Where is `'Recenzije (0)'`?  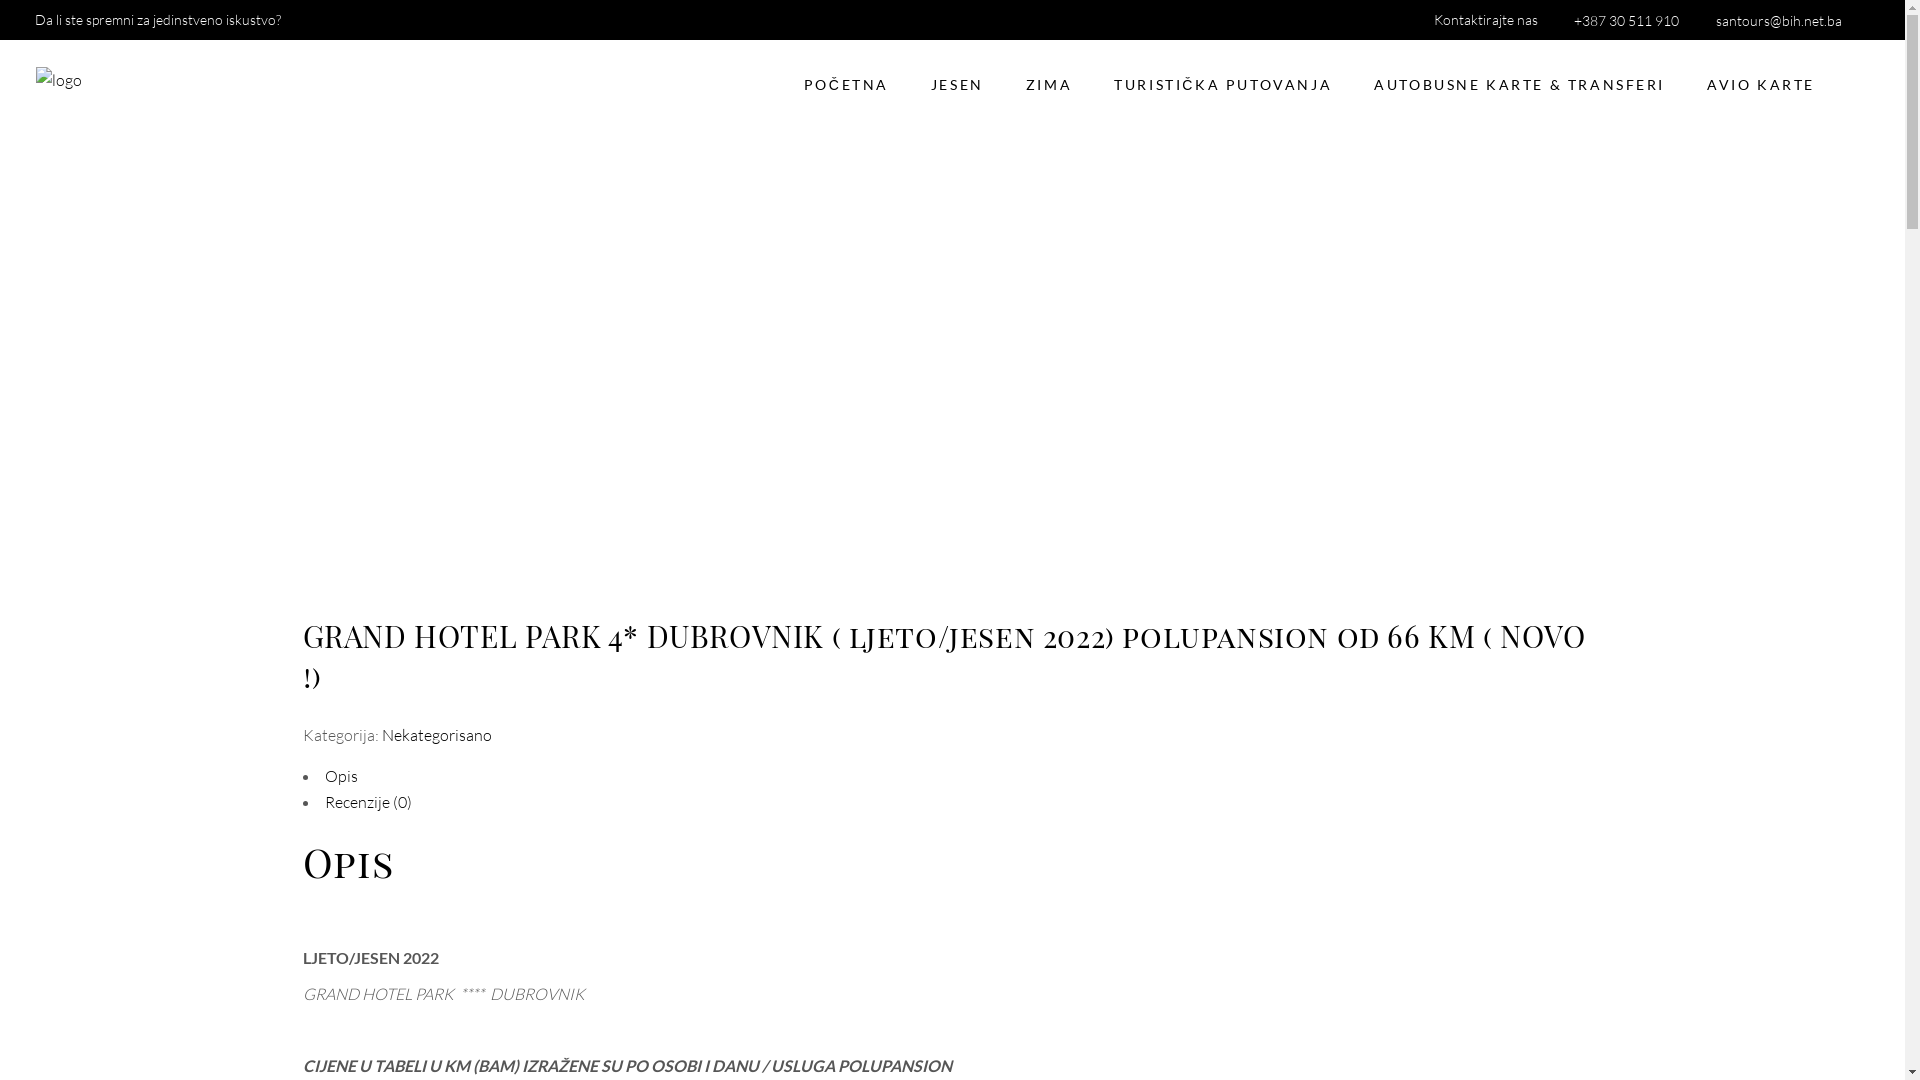 'Recenzije (0)' is located at coordinates (367, 801).